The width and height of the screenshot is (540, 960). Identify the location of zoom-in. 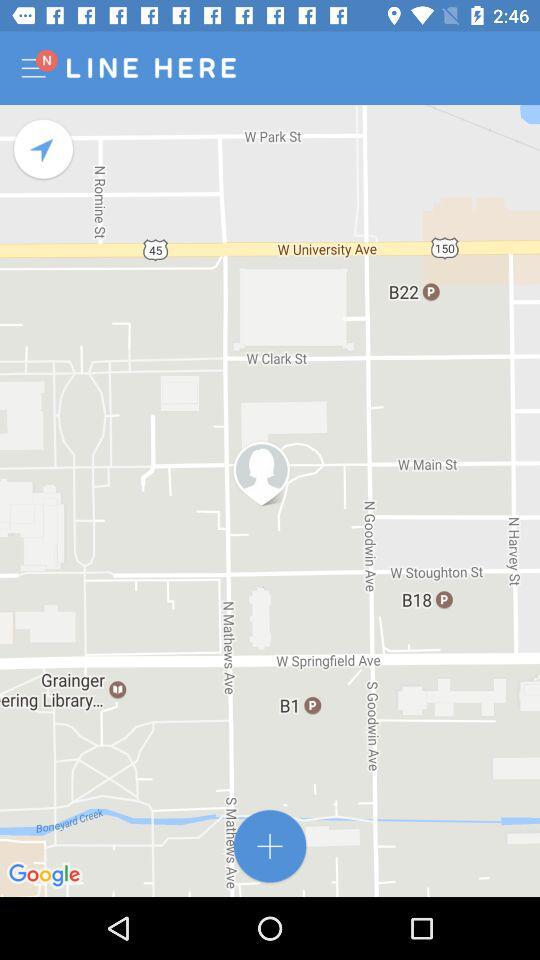
(270, 846).